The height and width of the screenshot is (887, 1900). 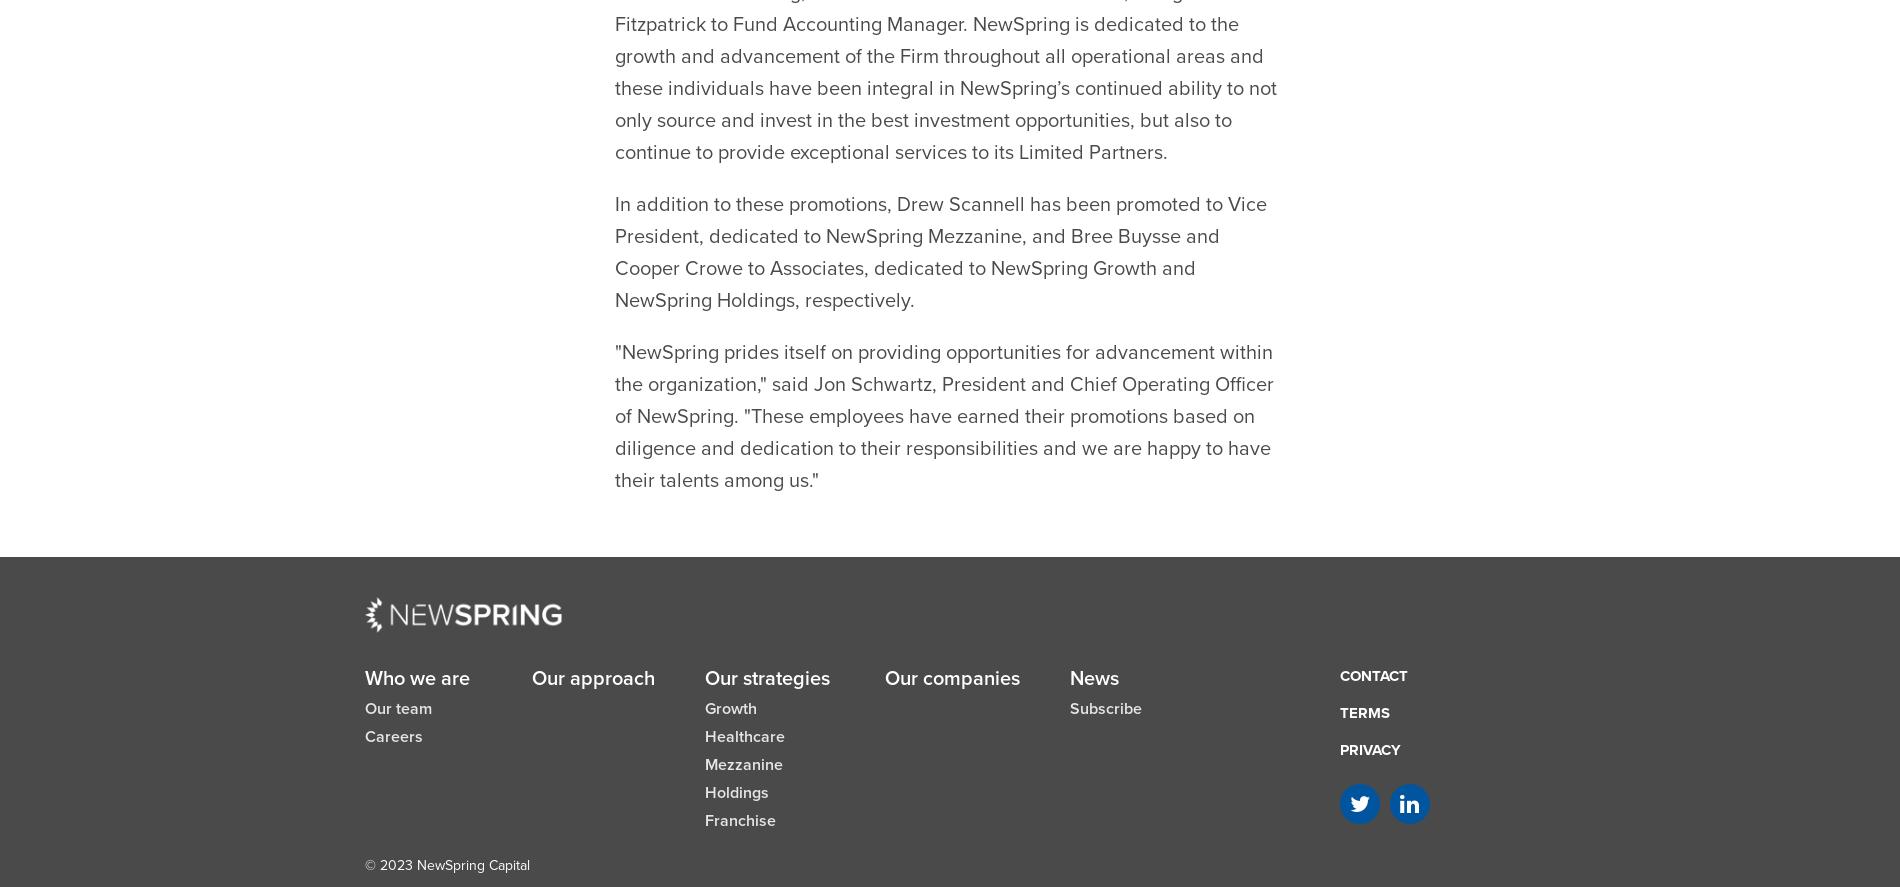 I want to click on '"NewSpring prides itself on providing opportunities for advancement within the organization," said Jon Schwartz, President and Chief Operating Officer of NewSpring. "These employees have earned their promotions based on diligence and dedication to their responsibilities and we are happy to have their talents among us."', so click(x=943, y=366).